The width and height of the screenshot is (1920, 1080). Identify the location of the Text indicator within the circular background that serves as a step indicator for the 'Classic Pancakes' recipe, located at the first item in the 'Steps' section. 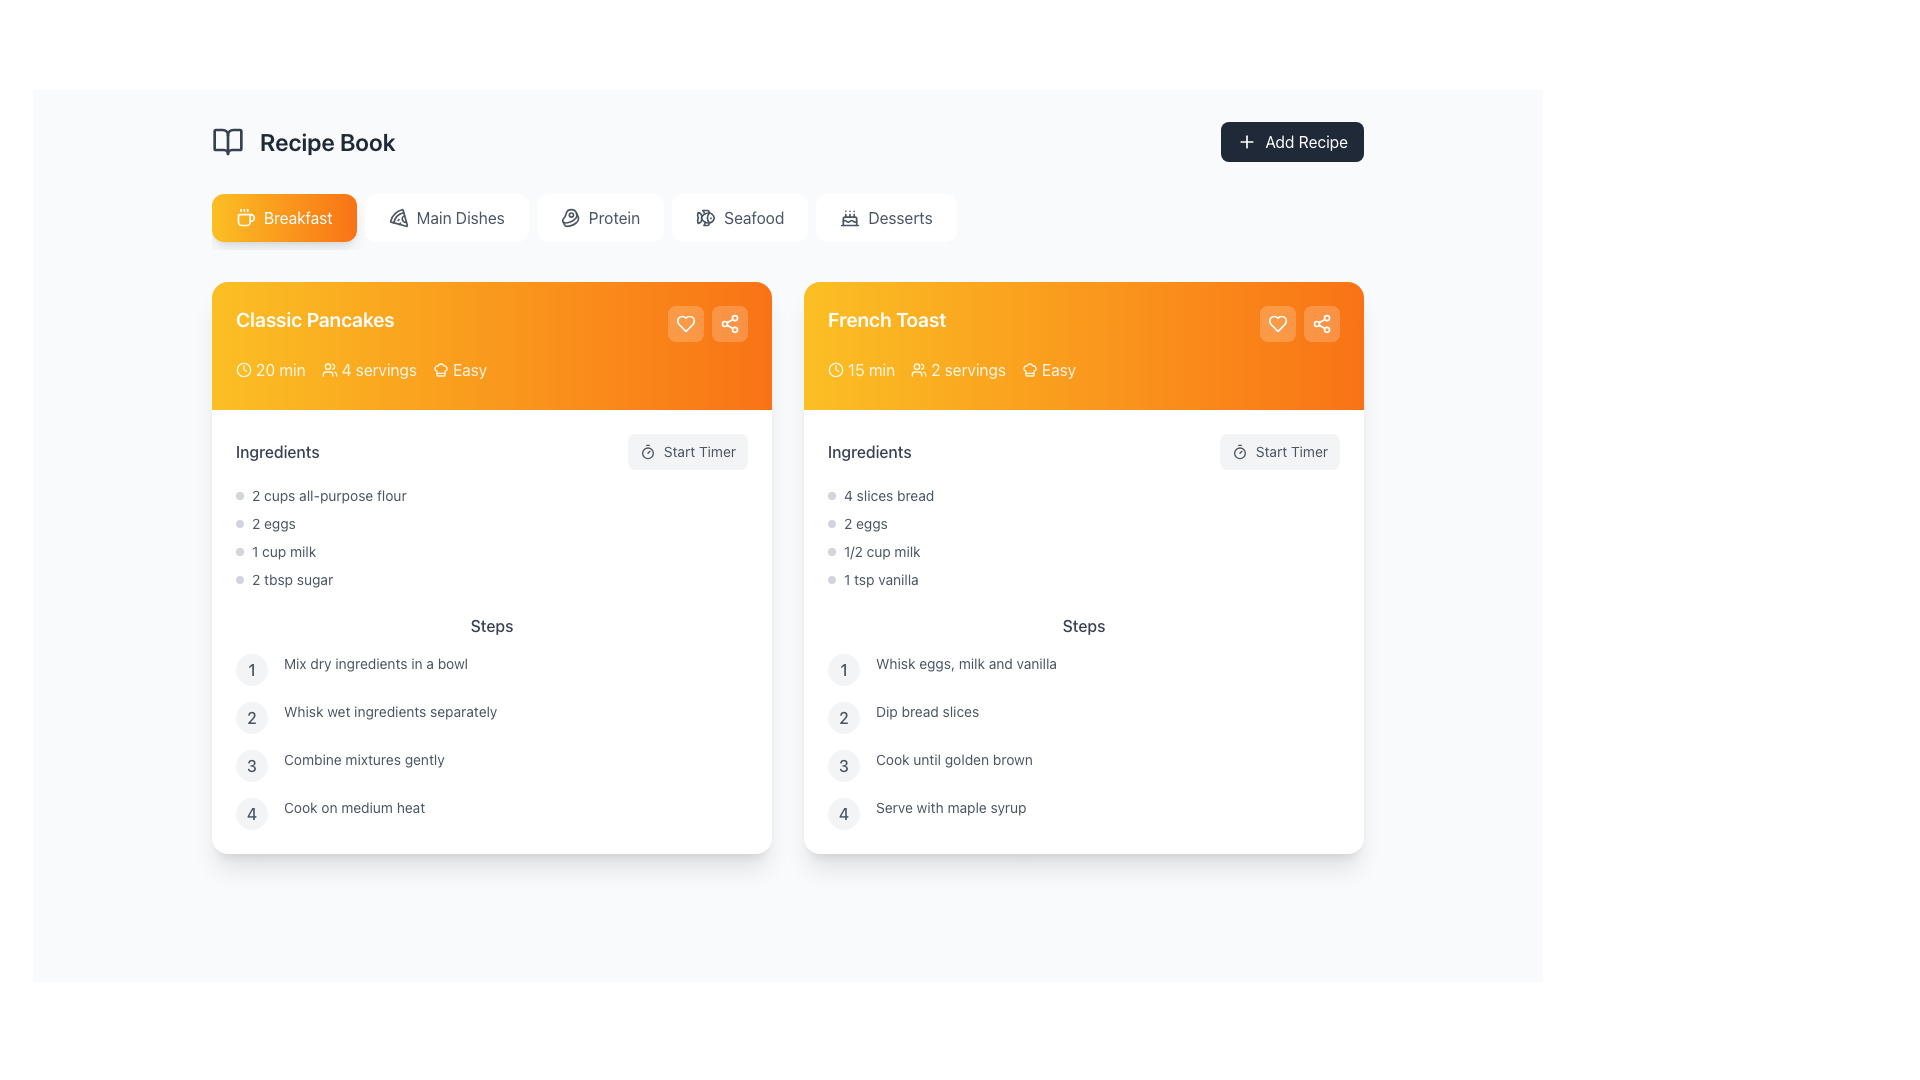
(251, 670).